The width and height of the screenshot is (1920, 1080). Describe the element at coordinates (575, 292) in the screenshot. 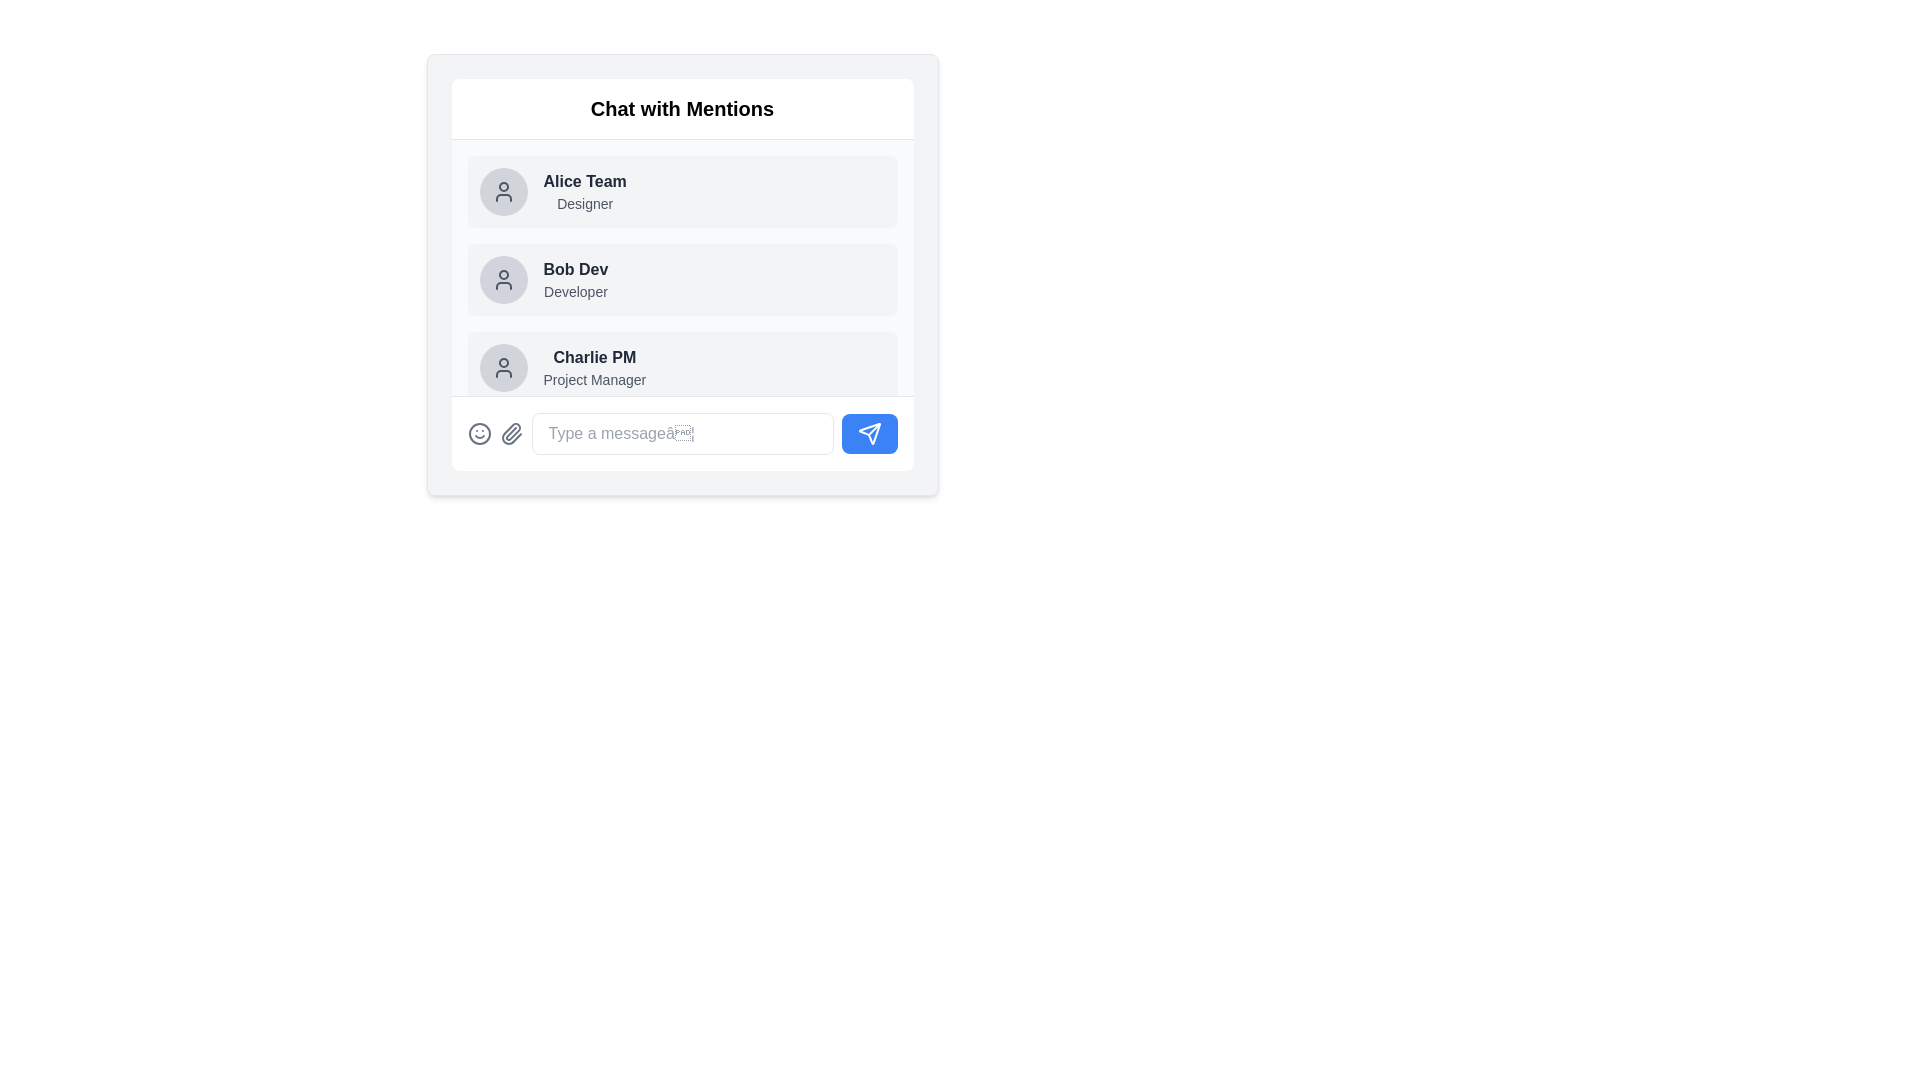

I see `text label indicating the role of 'Bob Dev', which is located in the second item of a list-like structure` at that location.